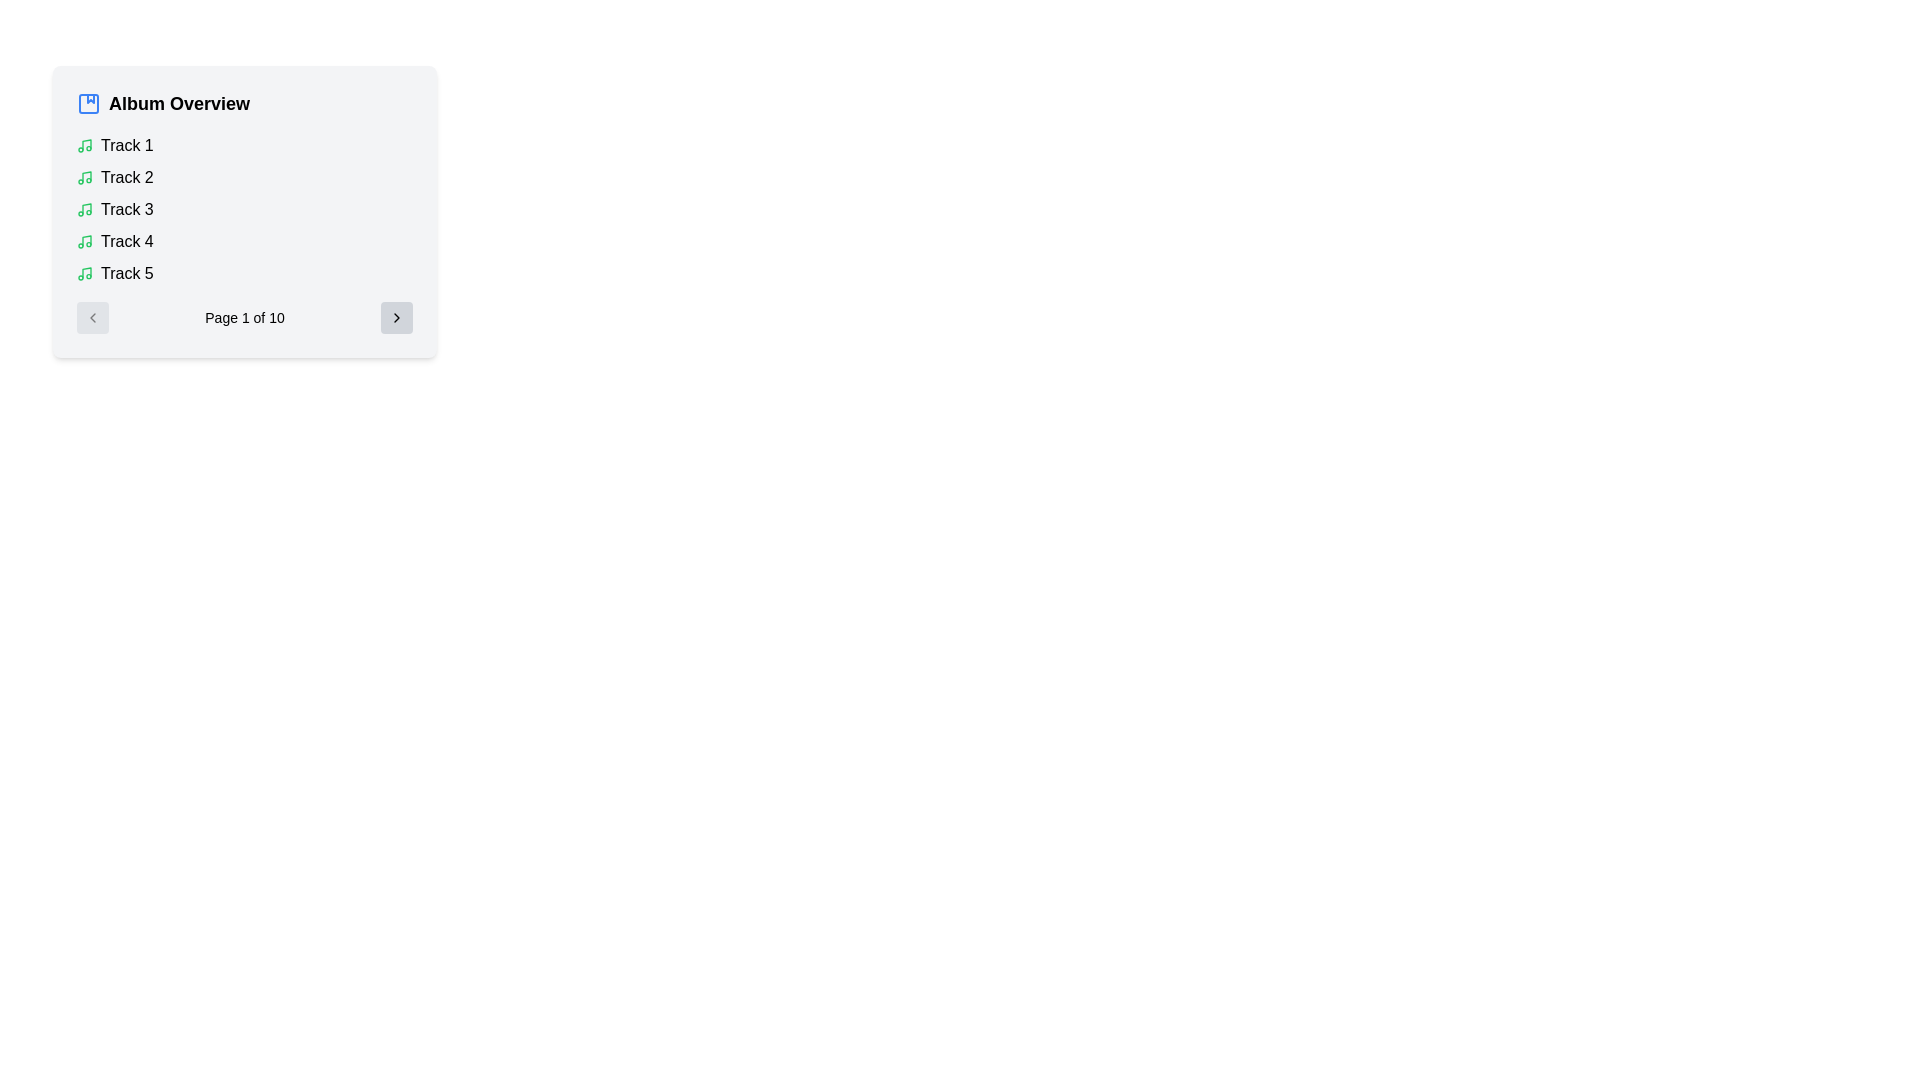 This screenshot has width=1920, height=1080. What do you see at coordinates (125, 209) in the screenshot?
I see `the text label representing the third track in the 'Album Overview' list` at bounding box center [125, 209].